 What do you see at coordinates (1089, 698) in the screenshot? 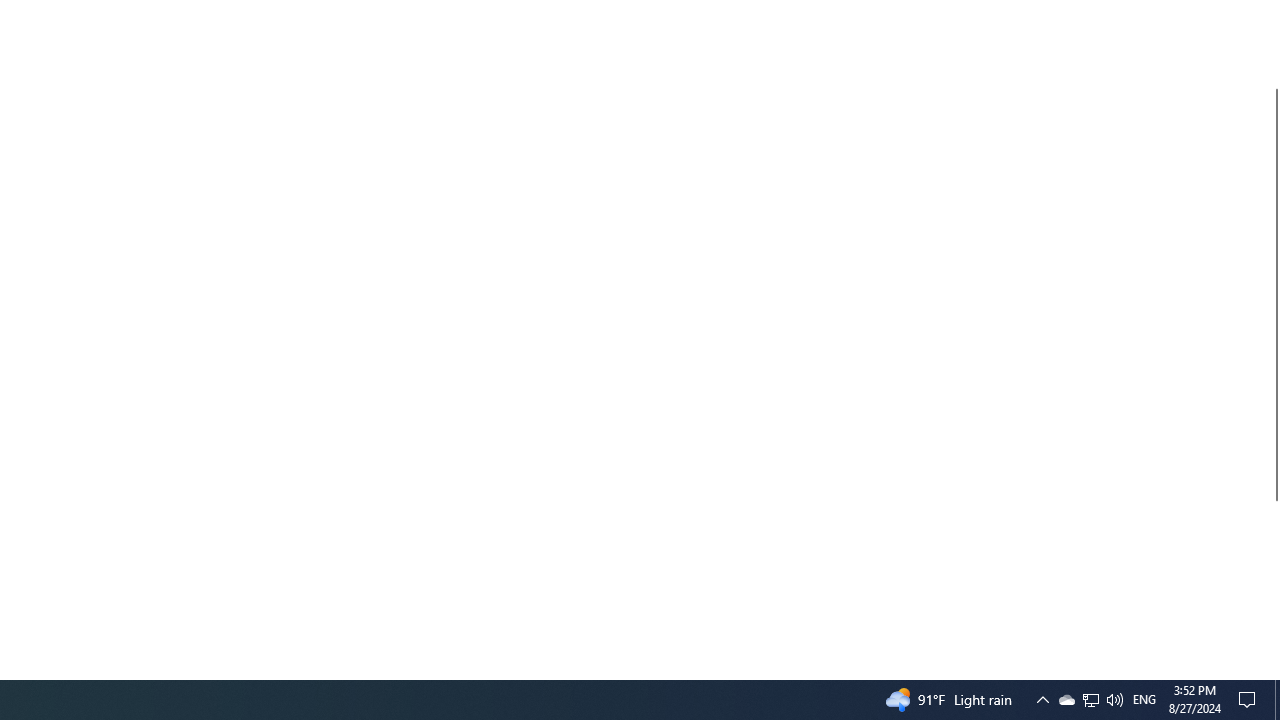
I see `'User Promoted Notification Area'` at bounding box center [1089, 698].